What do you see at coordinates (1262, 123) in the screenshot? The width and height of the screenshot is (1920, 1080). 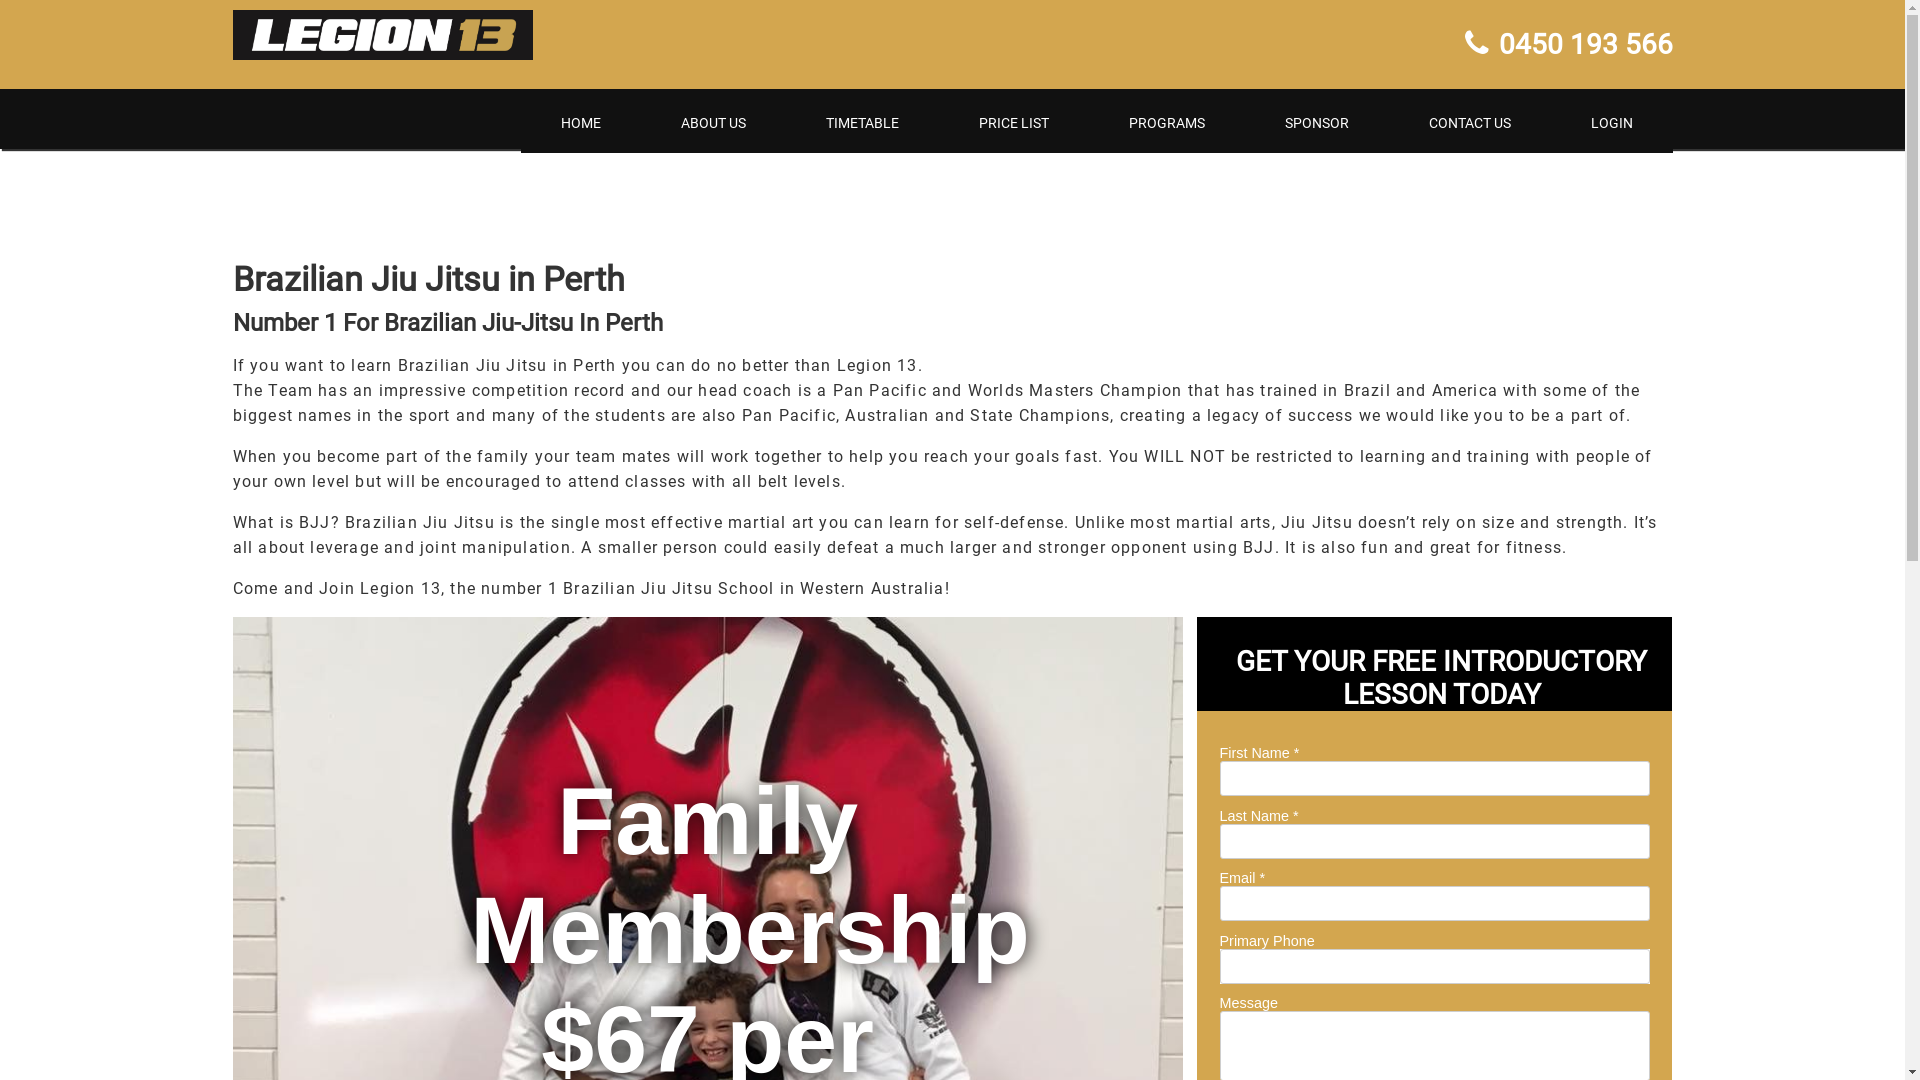 I see `'SPONSOR'` at bounding box center [1262, 123].